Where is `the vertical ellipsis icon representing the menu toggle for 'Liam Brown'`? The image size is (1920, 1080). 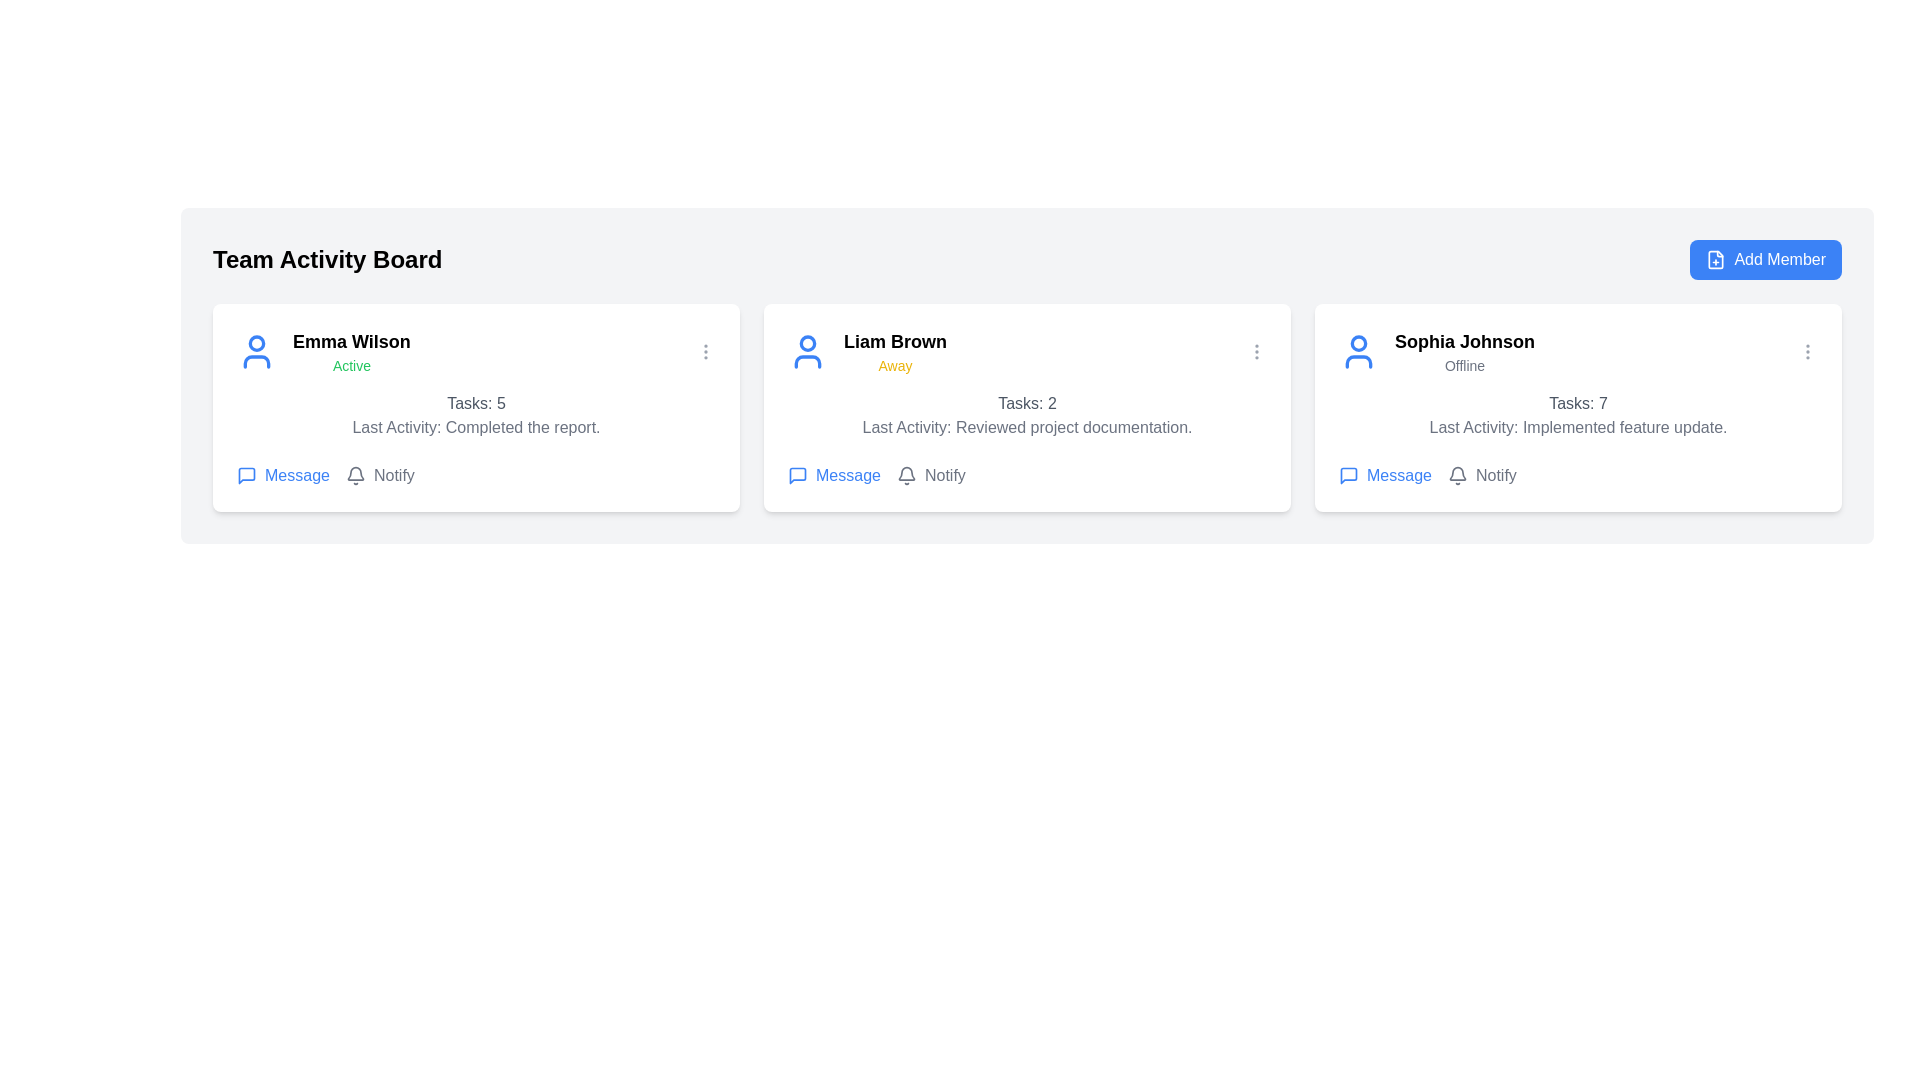
the vertical ellipsis icon representing the menu toggle for 'Liam Brown' is located at coordinates (1256, 350).